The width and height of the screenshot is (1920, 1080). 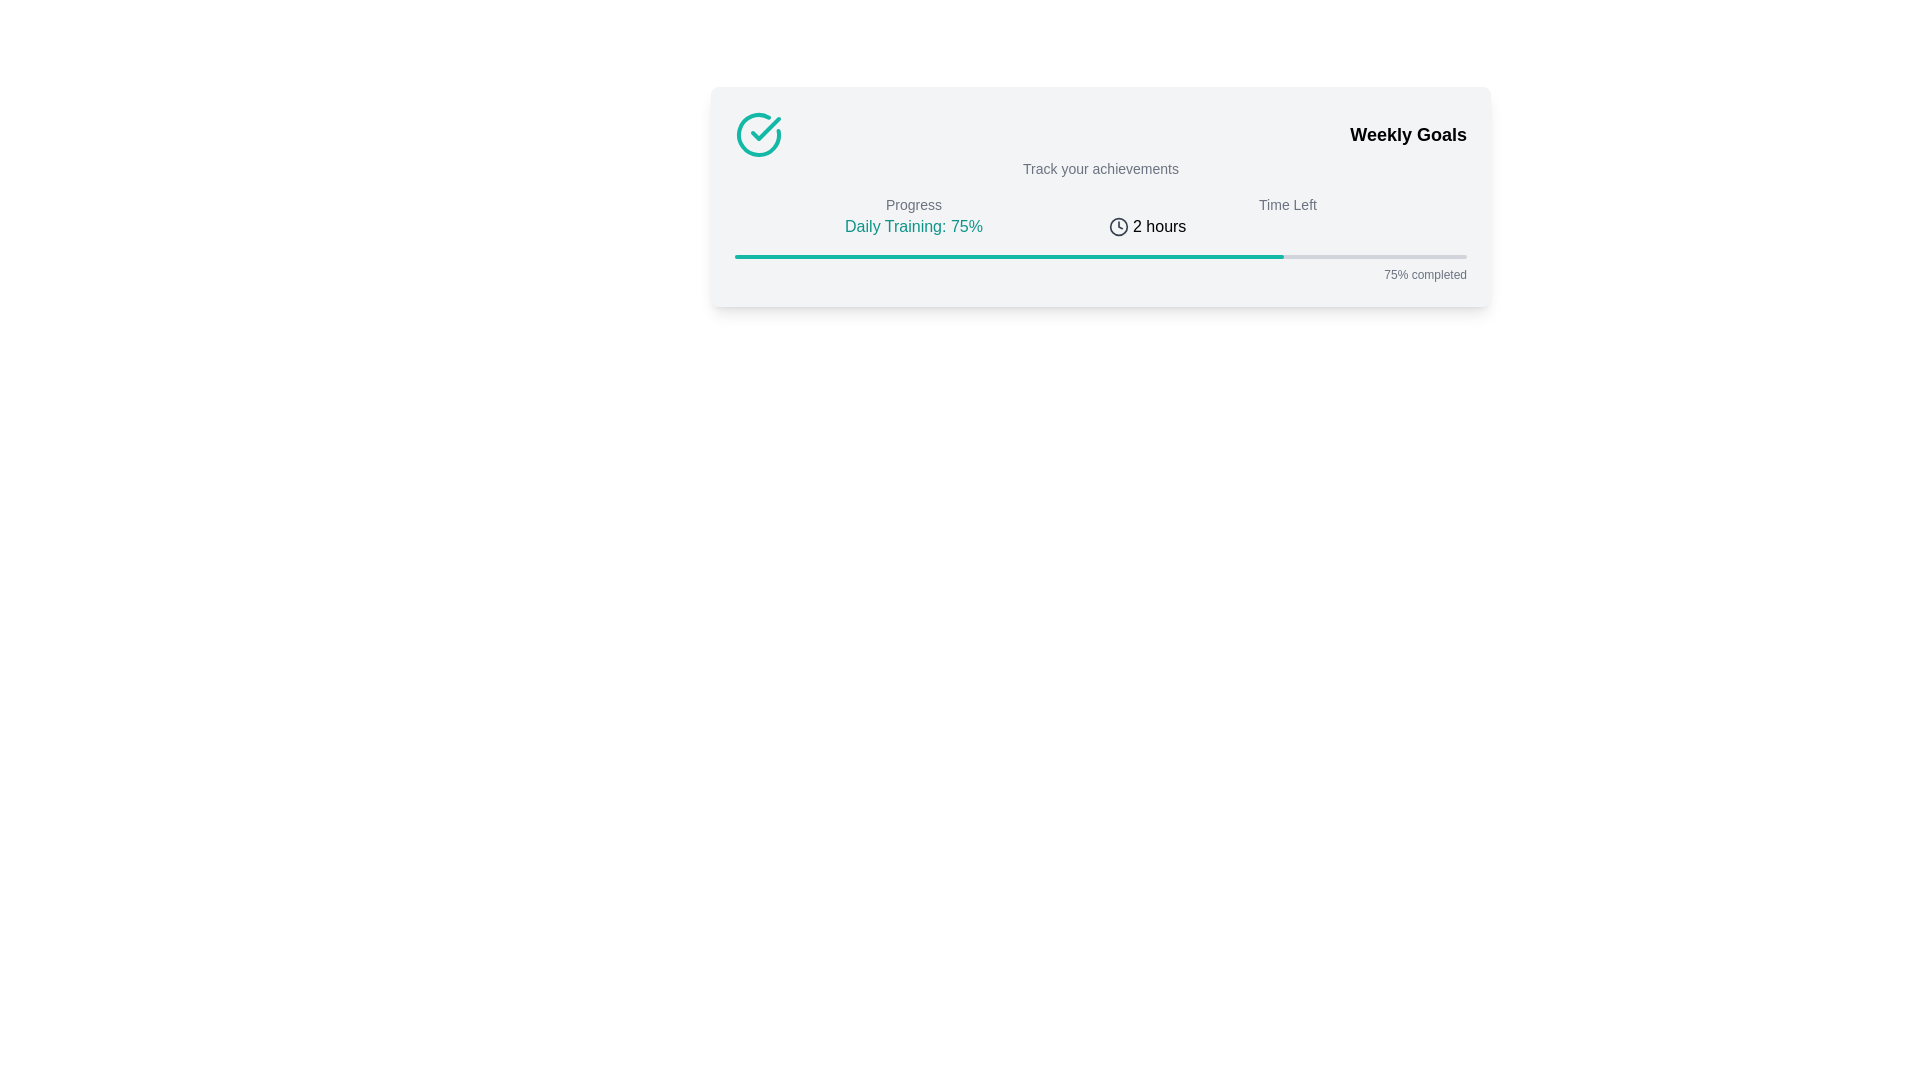 What do you see at coordinates (1287, 216) in the screenshot?
I see `the 'Time Left' informational text element, which includes the gray label 'Time Left' and the accompanying text '2 hours' along with a small clock icon` at bounding box center [1287, 216].